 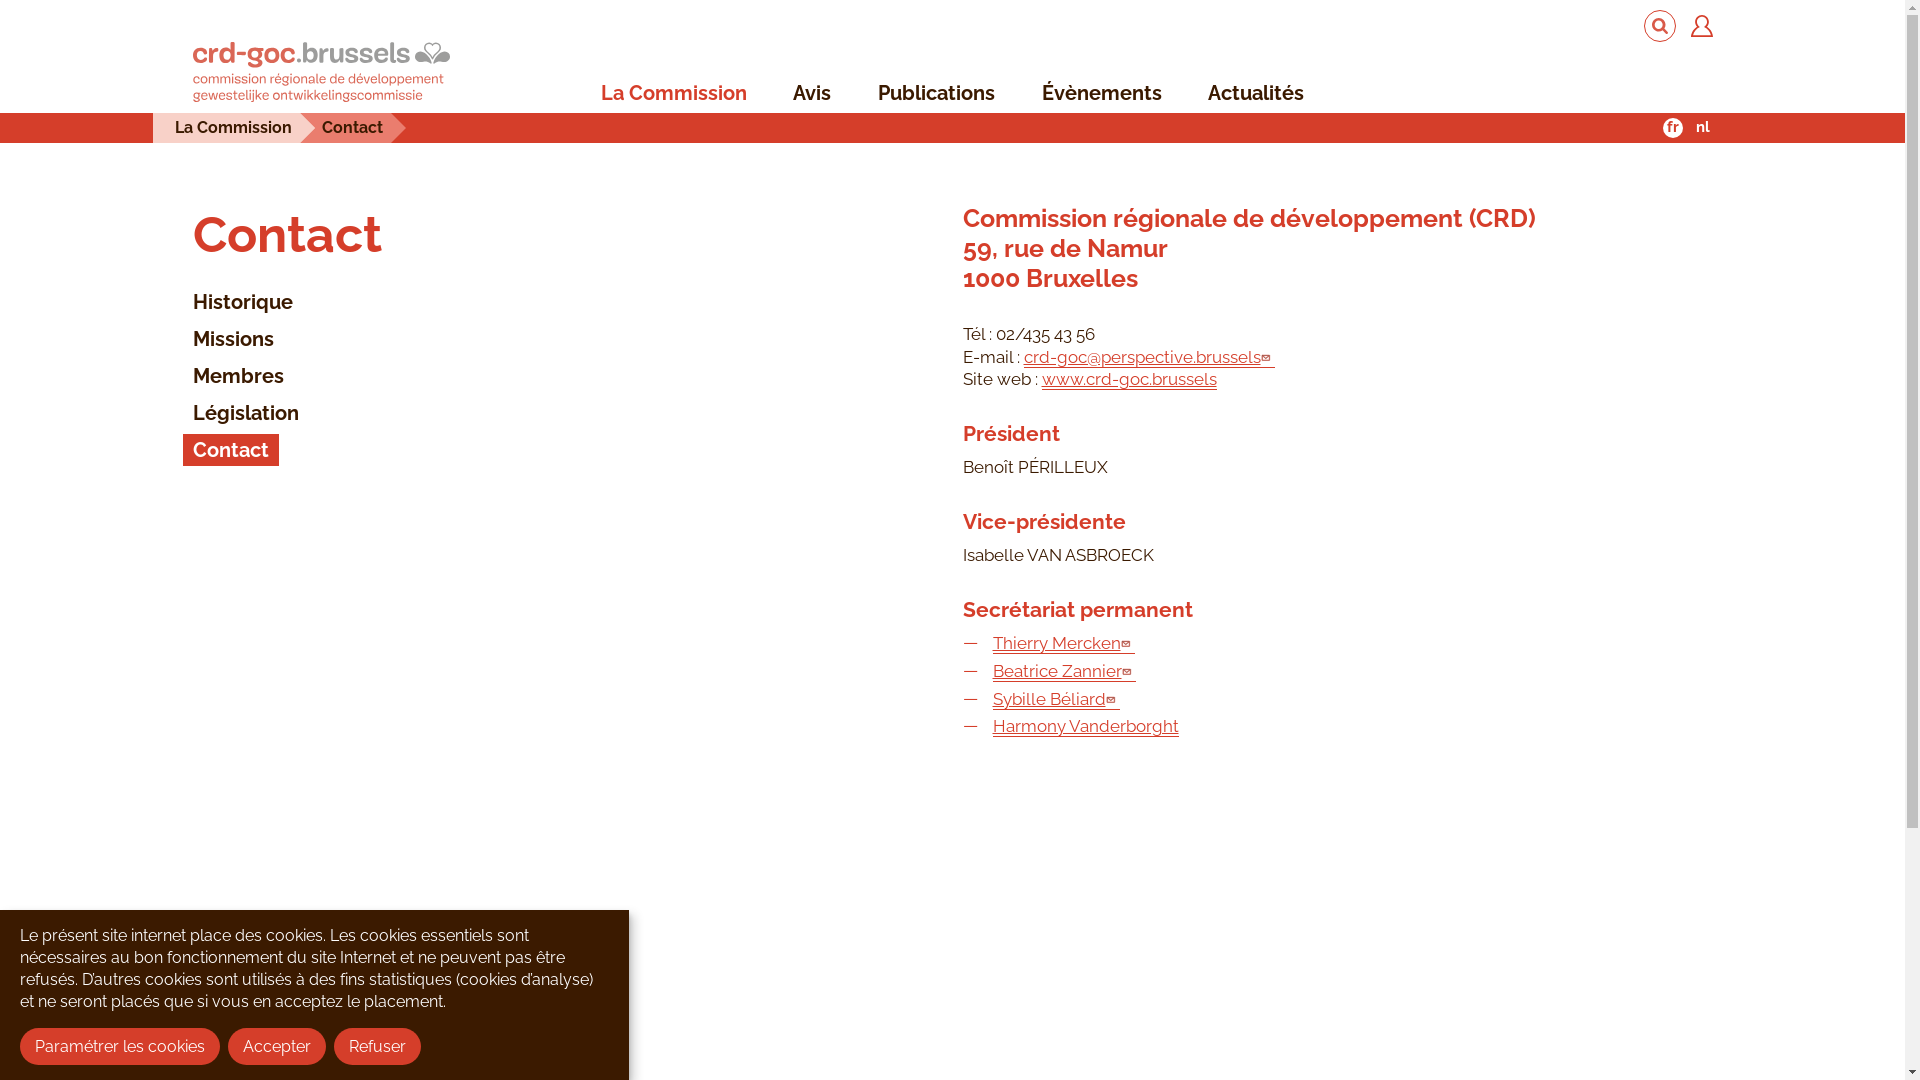 What do you see at coordinates (1062, 671) in the screenshot?
I see `'Beatrice Zannier'` at bounding box center [1062, 671].